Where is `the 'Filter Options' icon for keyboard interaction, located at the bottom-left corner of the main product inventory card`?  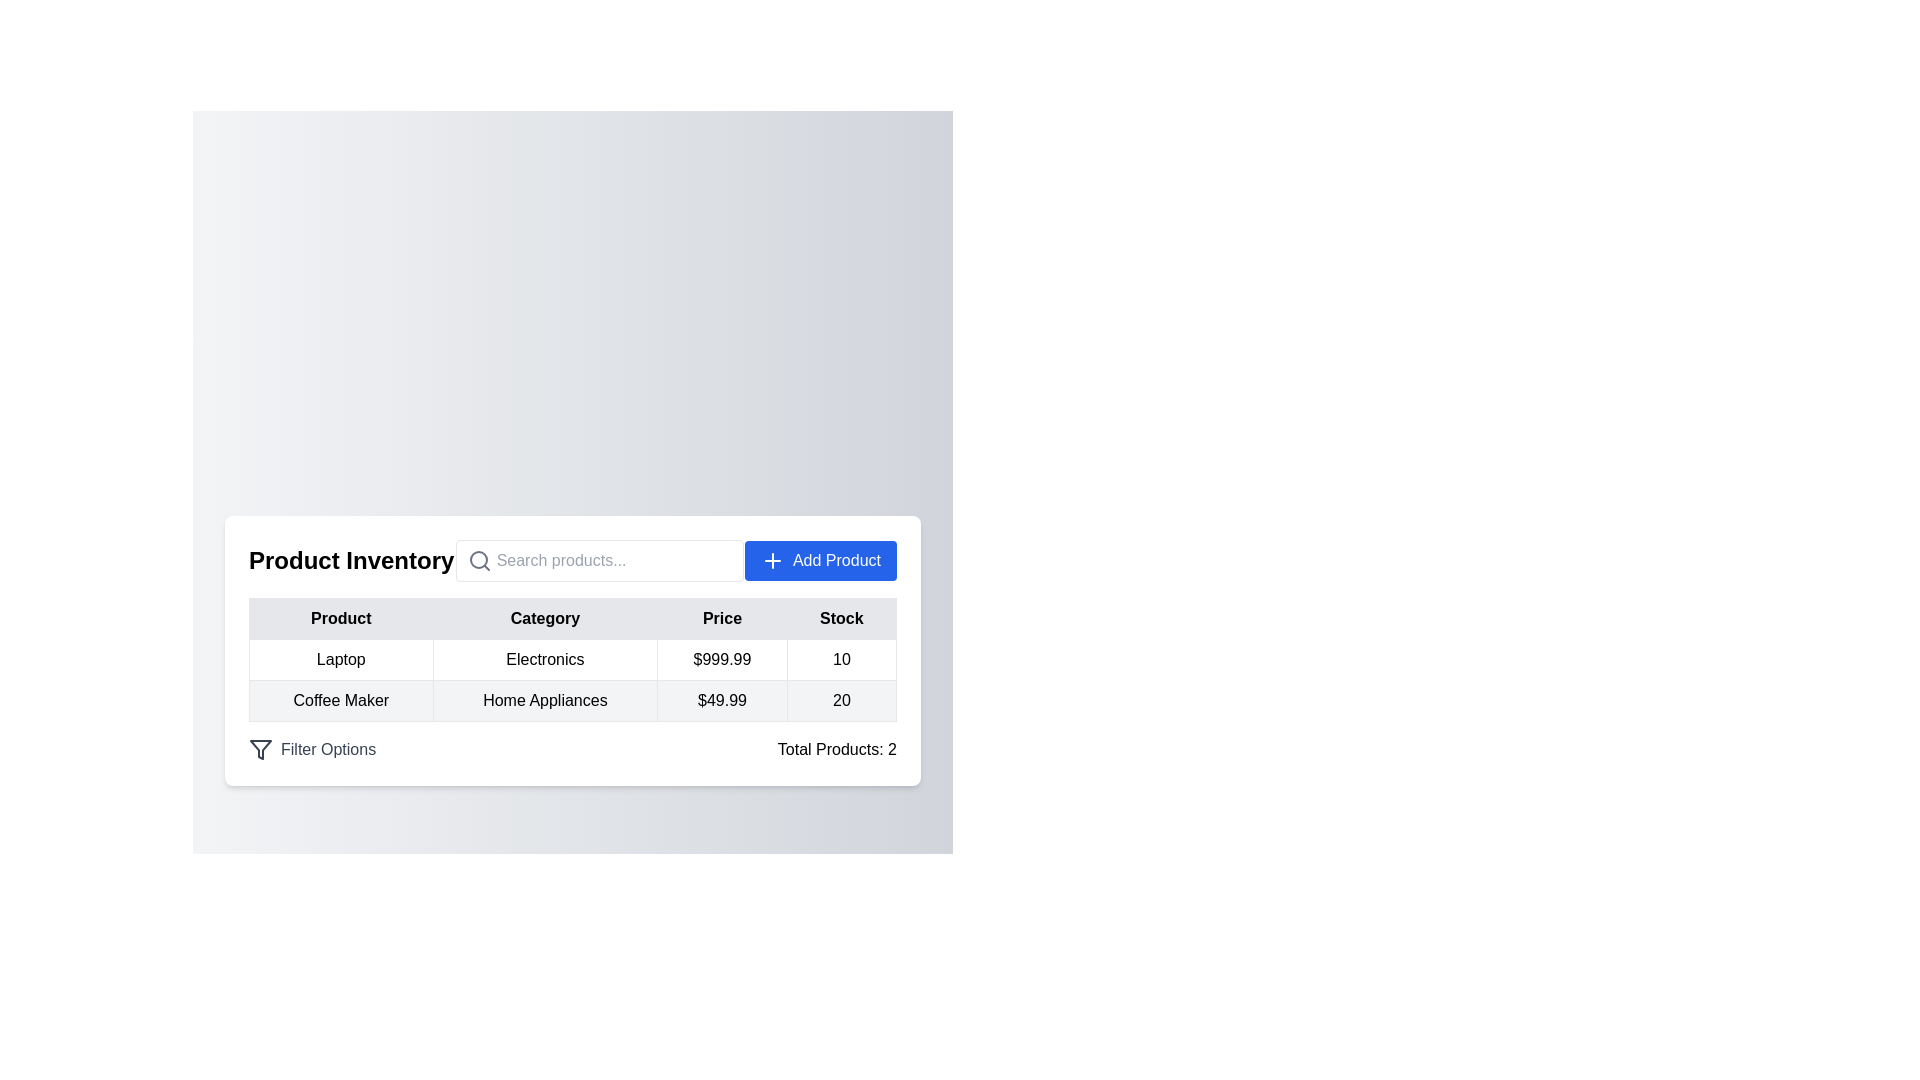 the 'Filter Options' icon for keyboard interaction, located at the bottom-left corner of the main product inventory card is located at coordinates (259, 749).